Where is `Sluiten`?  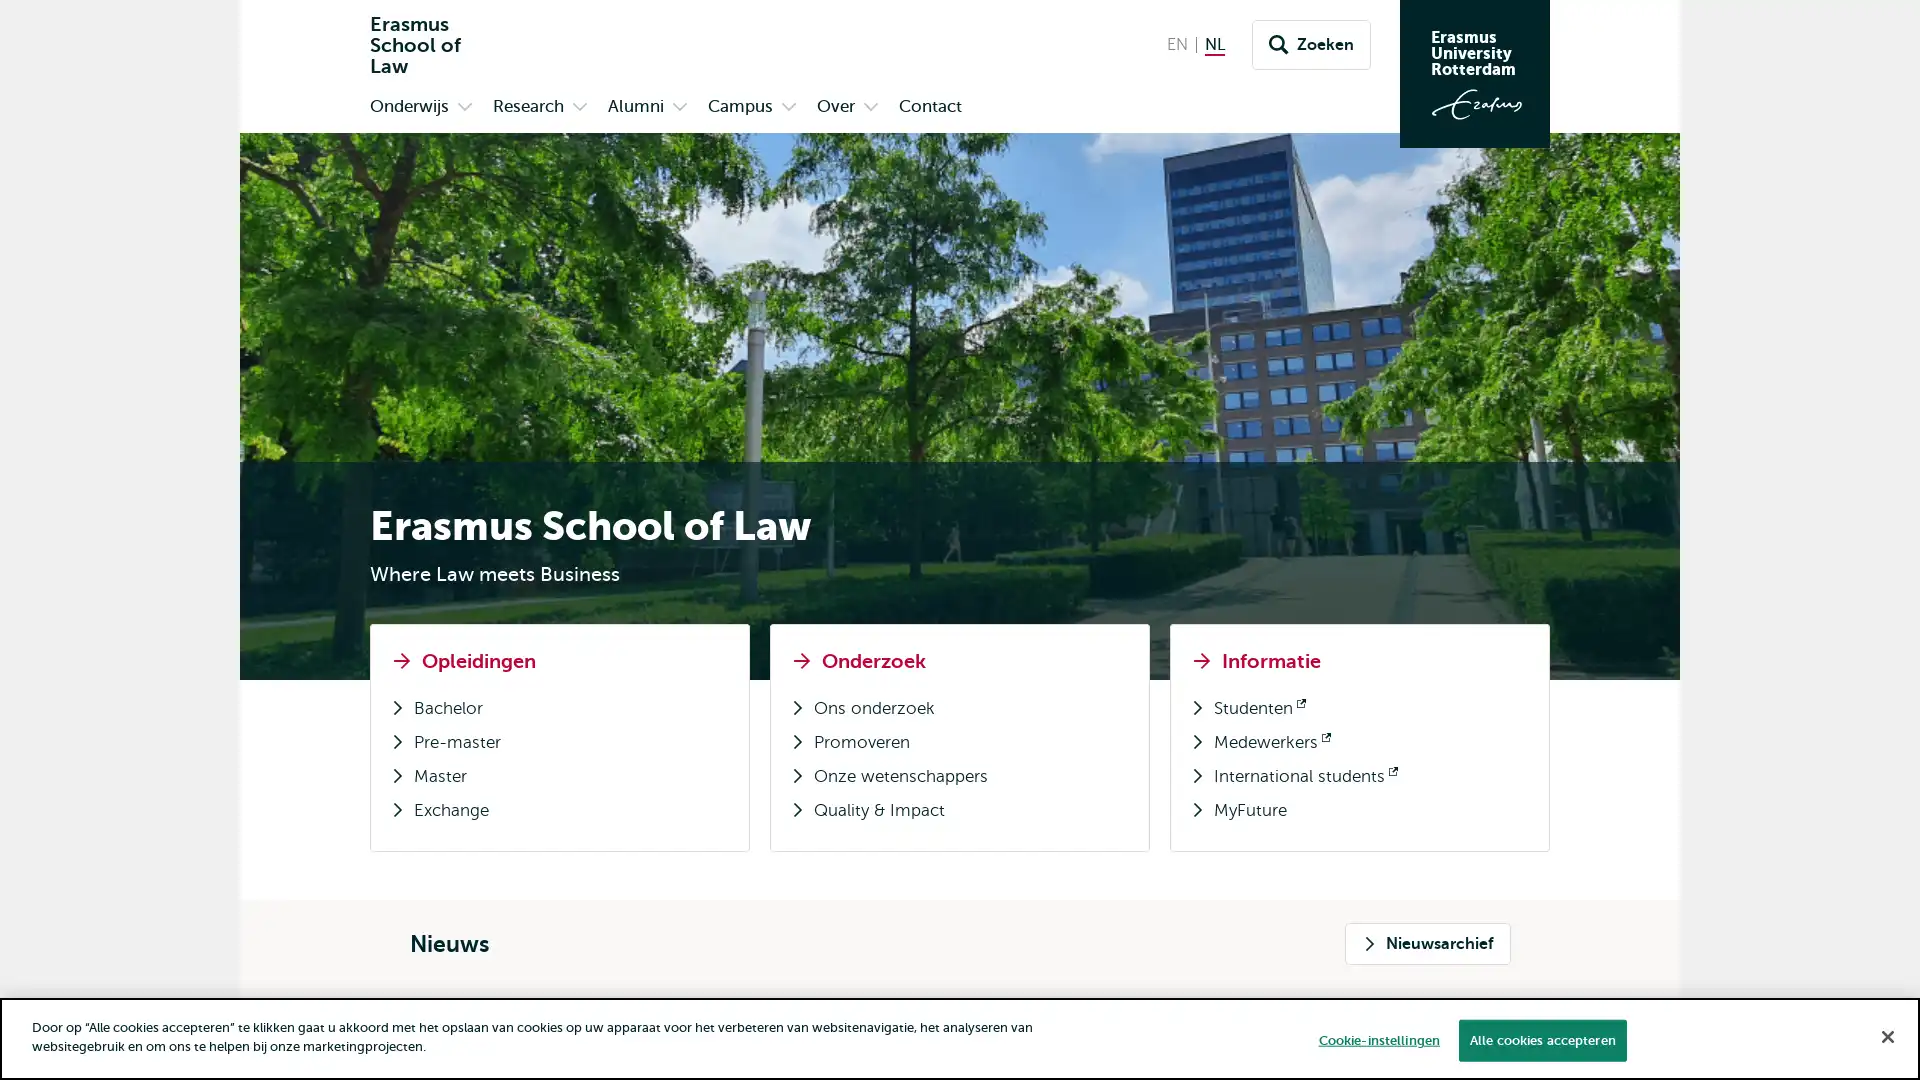 Sluiten is located at coordinates (1886, 1035).